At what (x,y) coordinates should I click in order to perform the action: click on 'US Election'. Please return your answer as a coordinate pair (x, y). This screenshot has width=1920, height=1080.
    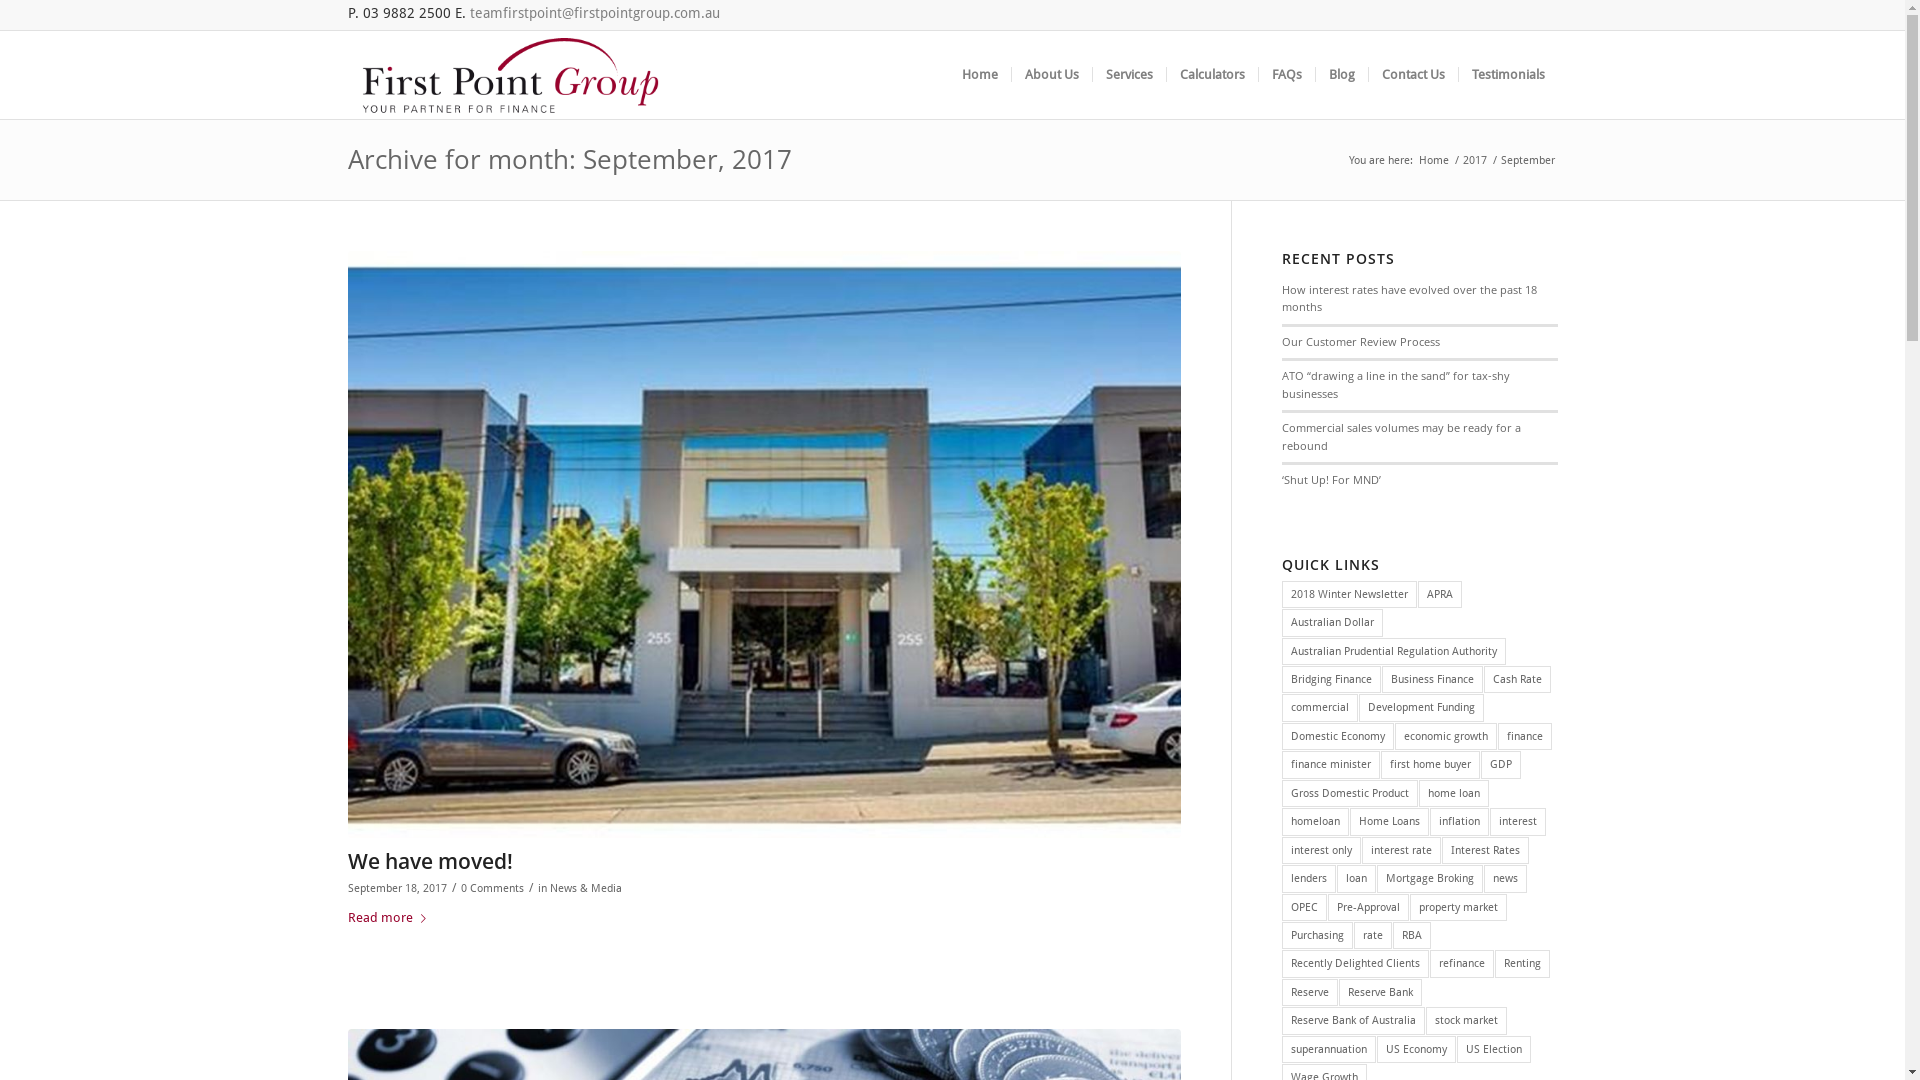
    Looking at the image, I should click on (1493, 1048).